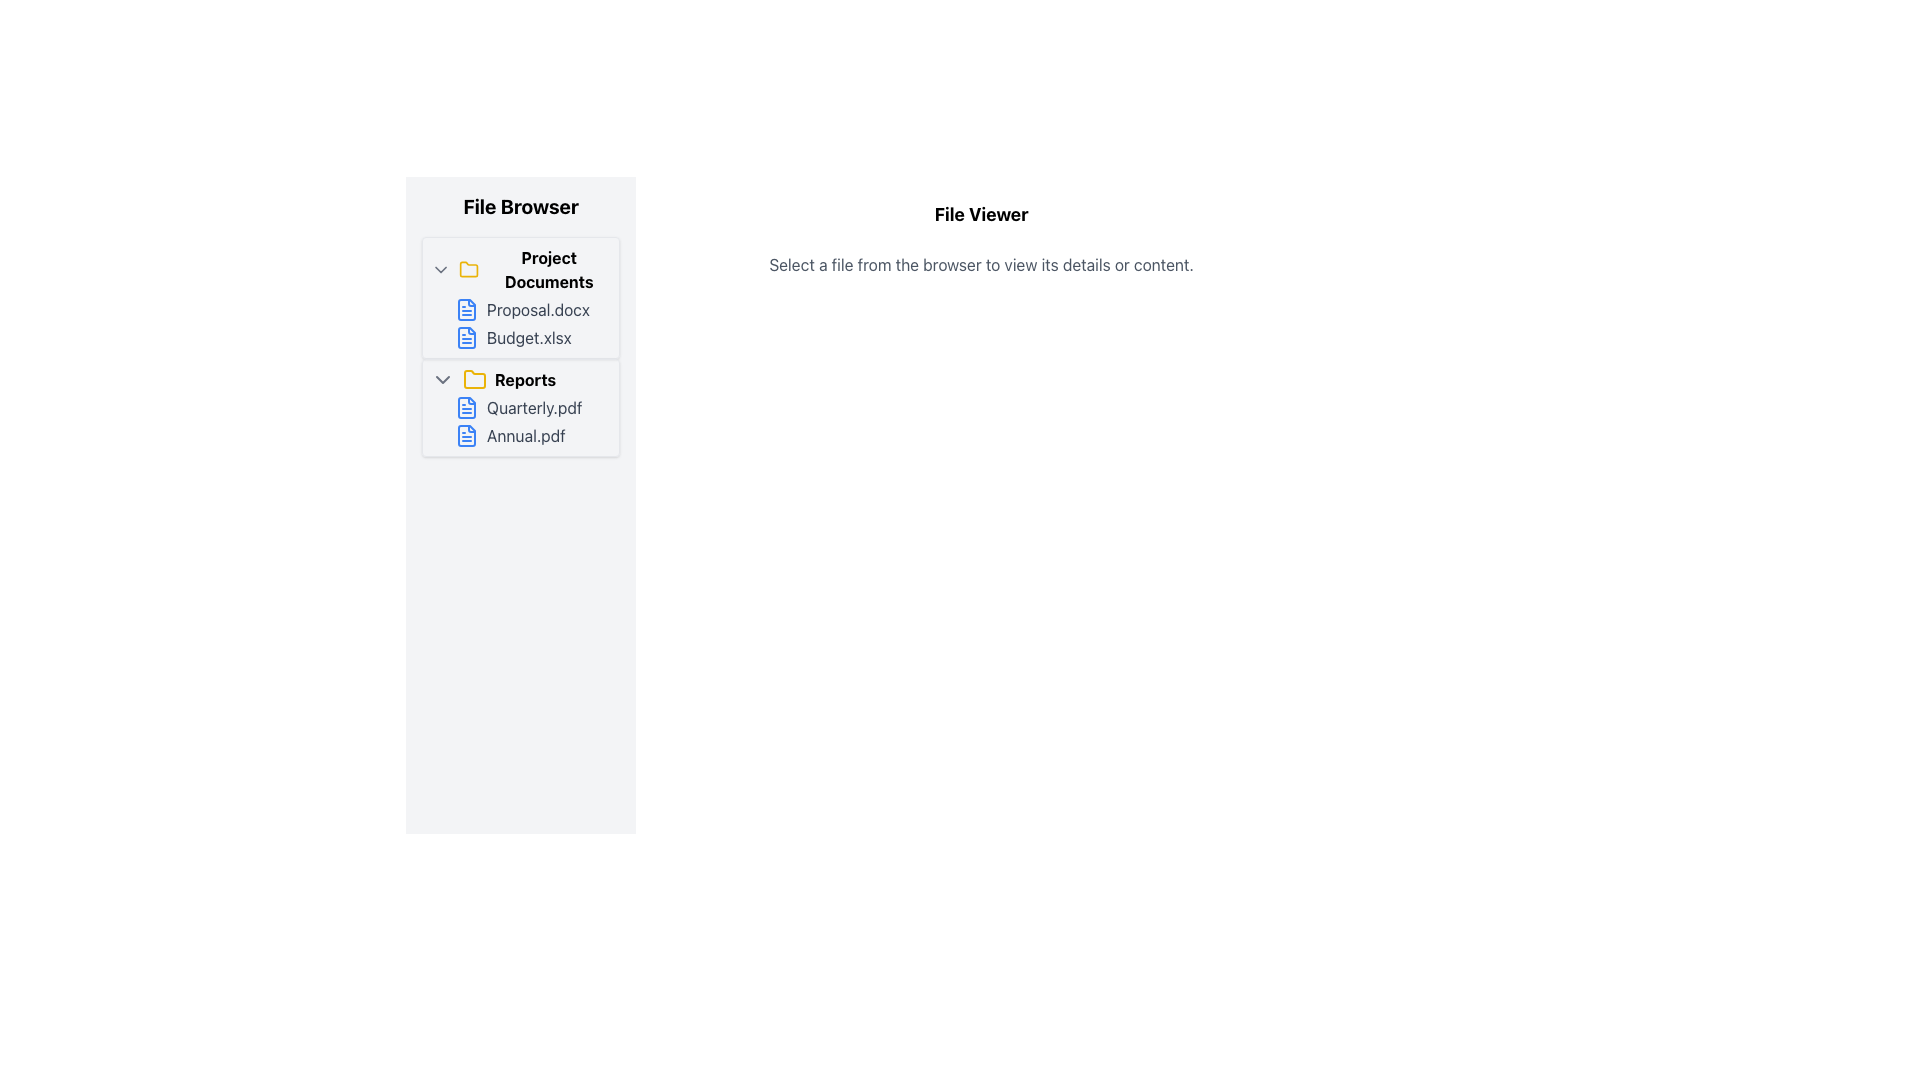 Image resolution: width=1920 pixels, height=1080 pixels. Describe the element at coordinates (465, 407) in the screenshot. I see `the non-interactive SVG graphic icon representing the file 'Proposal.docx' in the 'File Browser' section, located next to the label 'Proposal.docx'` at that location.